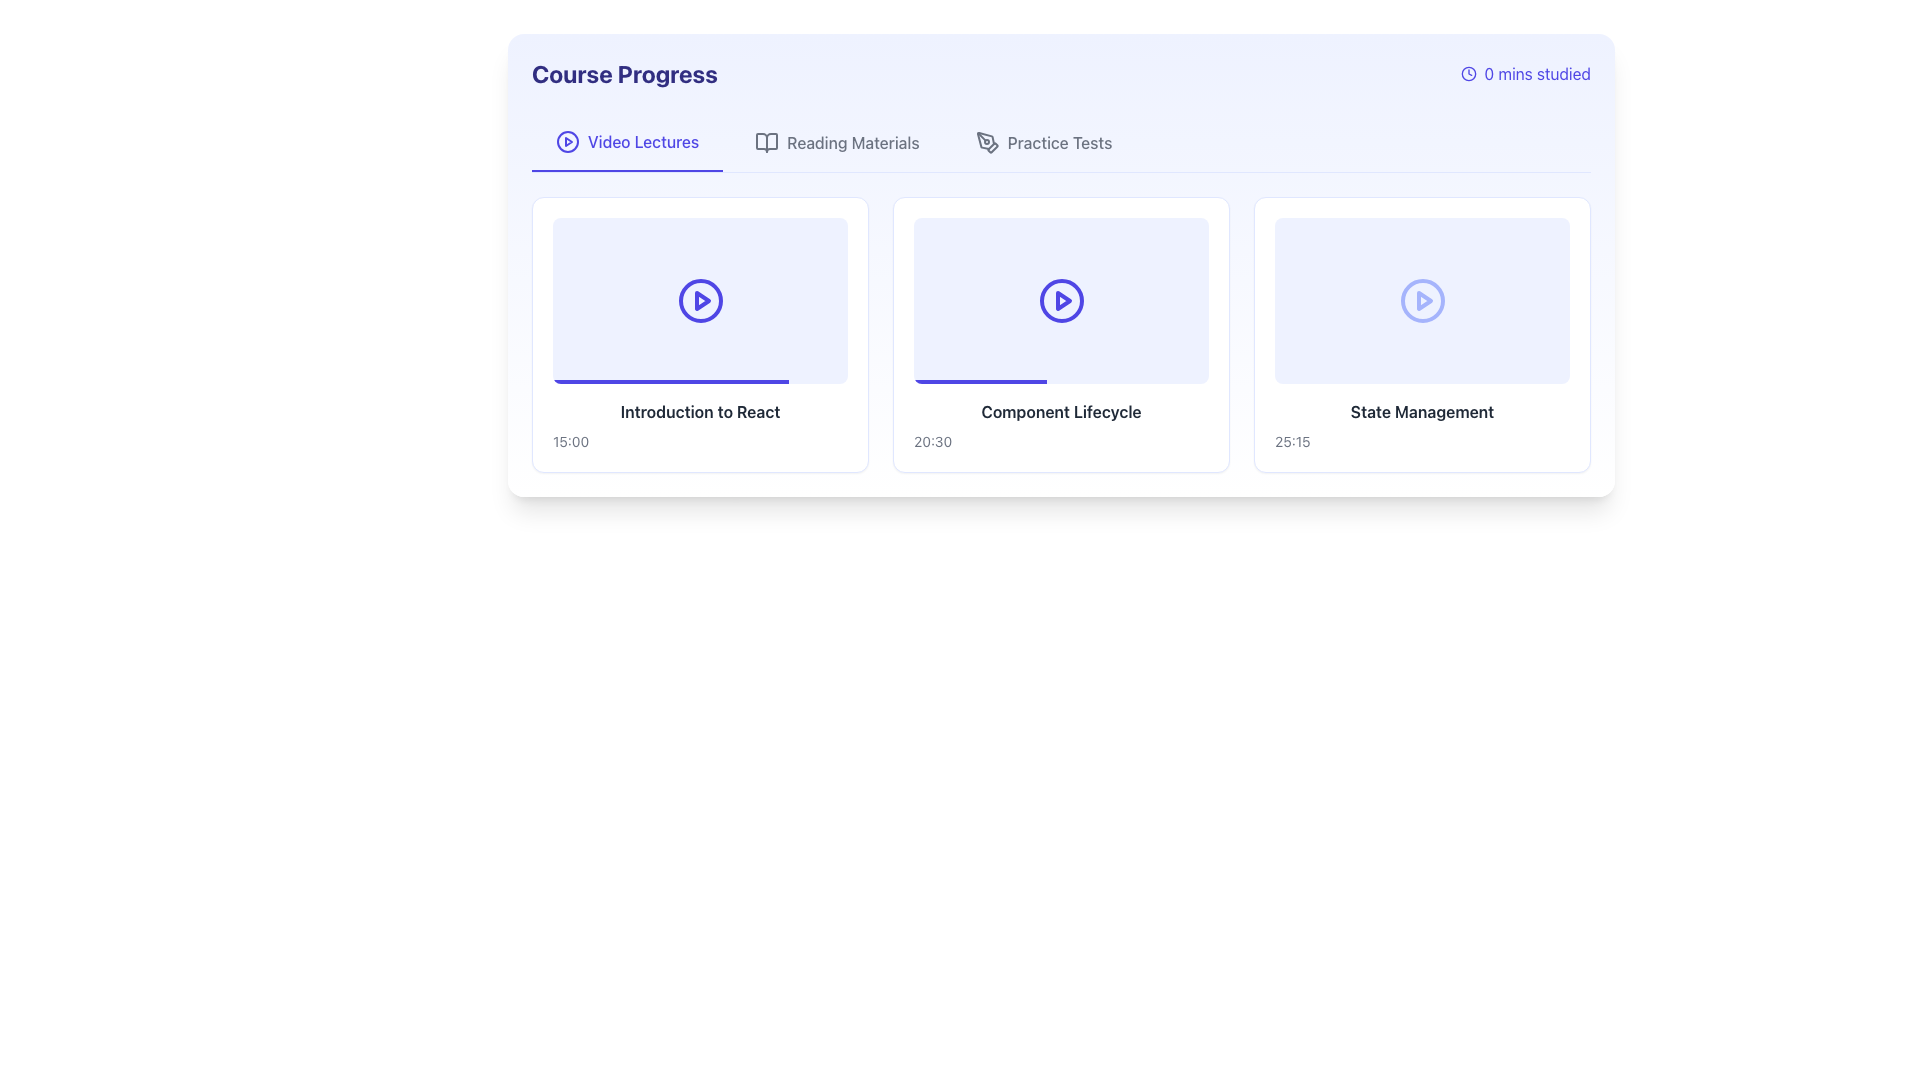  I want to click on the 'Reading Materials' tab, which is the second tab in the 'Course Progress' section of the horizontal navigation bar, to change its text color to blue, so click(837, 141).